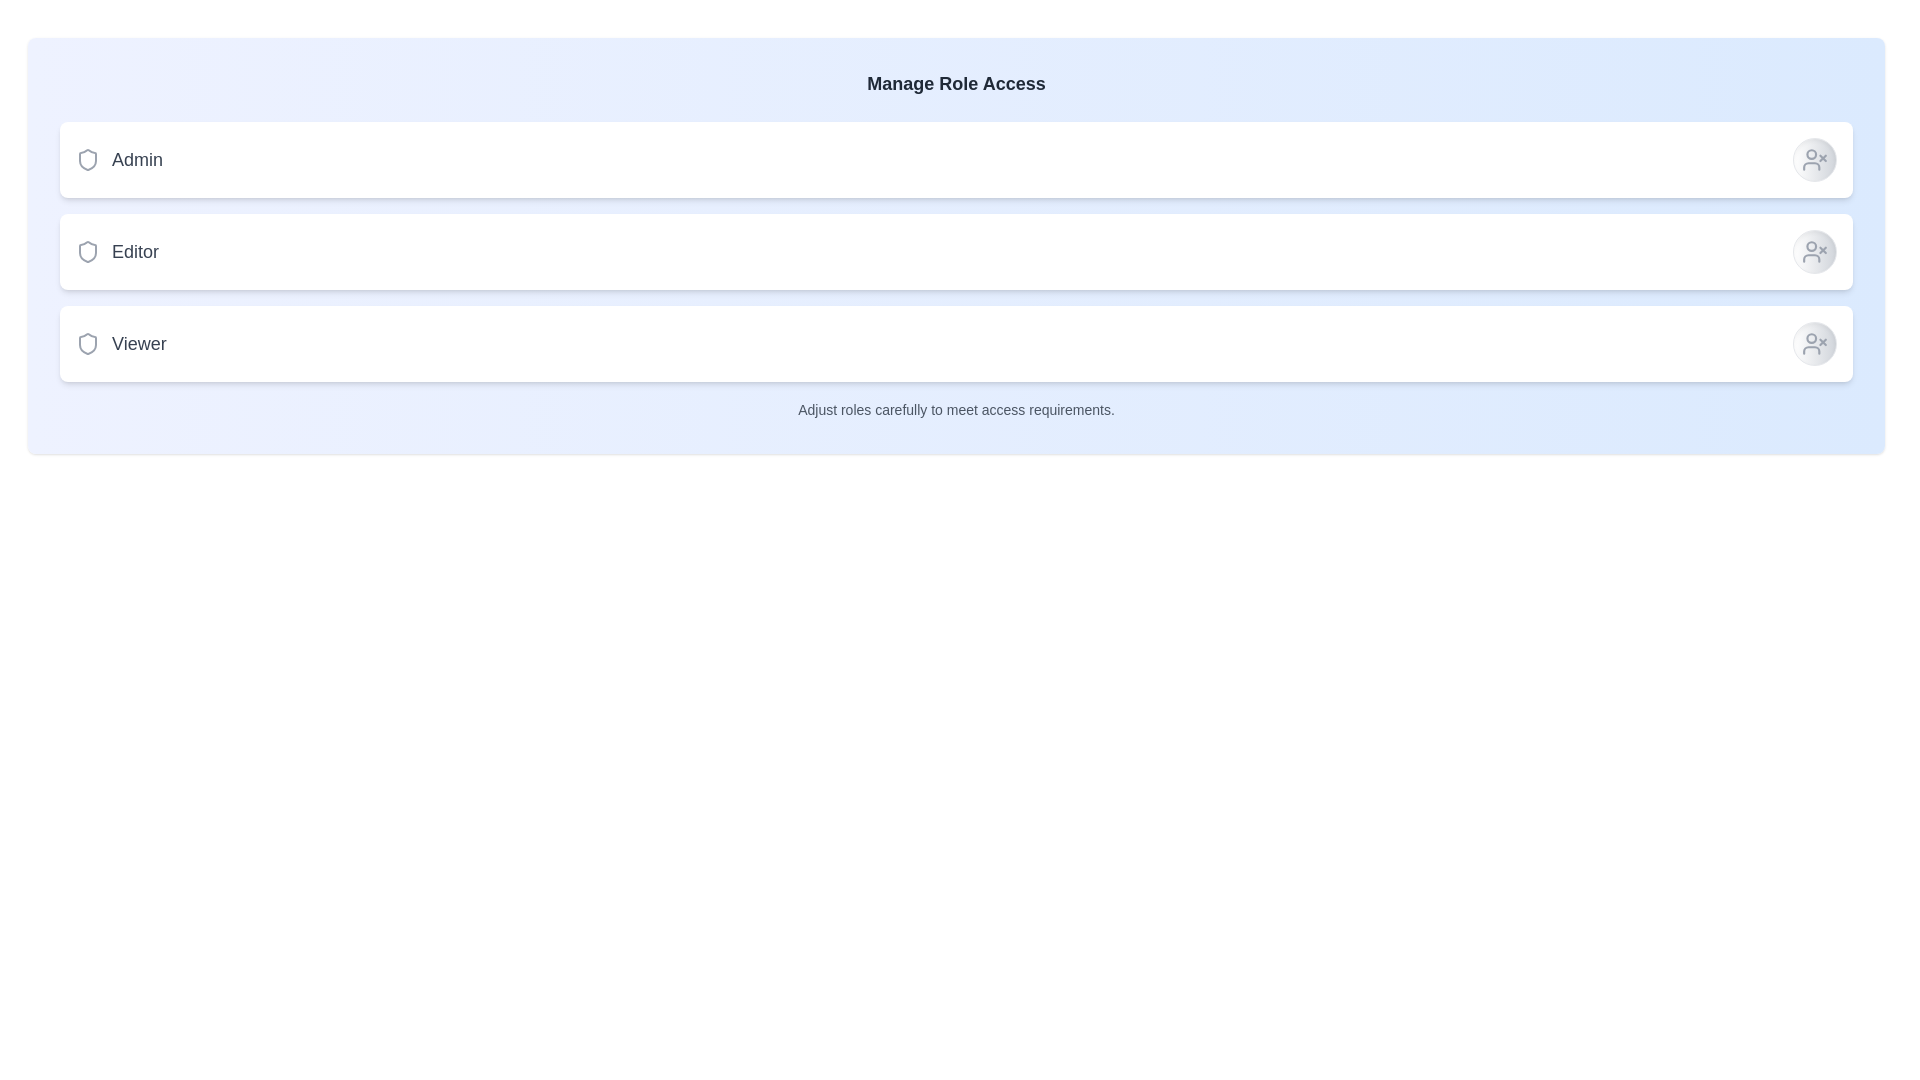 Image resolution: width=1920 pixels, height=1080 pixels. Describe the element at coordinates (1814, 342) in the screenshot. I see `the circular button with a gradient background and a user silhouette icon with an 'x' mark beside it, located at the right edge of the row` at that location.